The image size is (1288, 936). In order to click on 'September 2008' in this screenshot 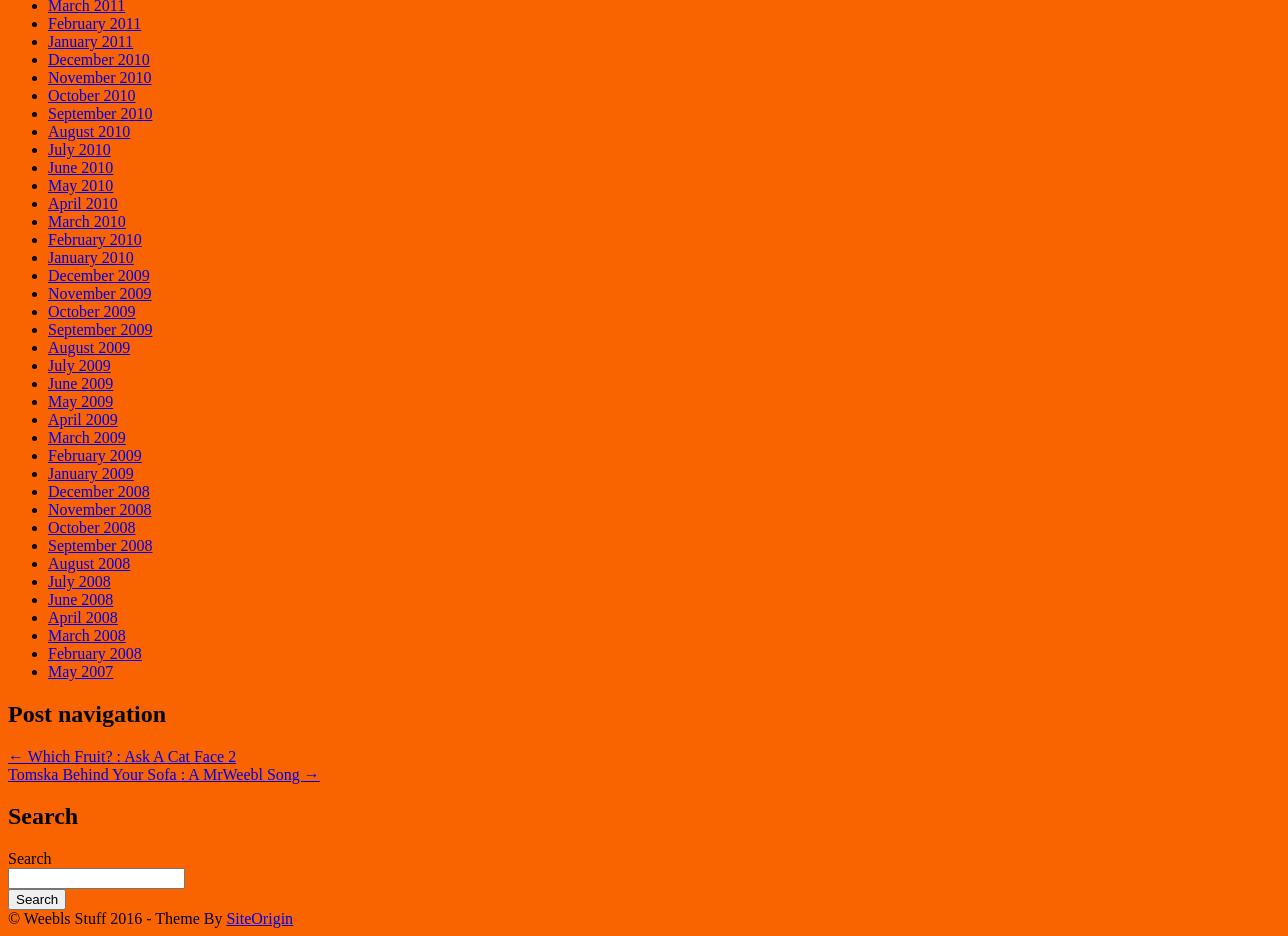, I will do `click(99, 544)`.